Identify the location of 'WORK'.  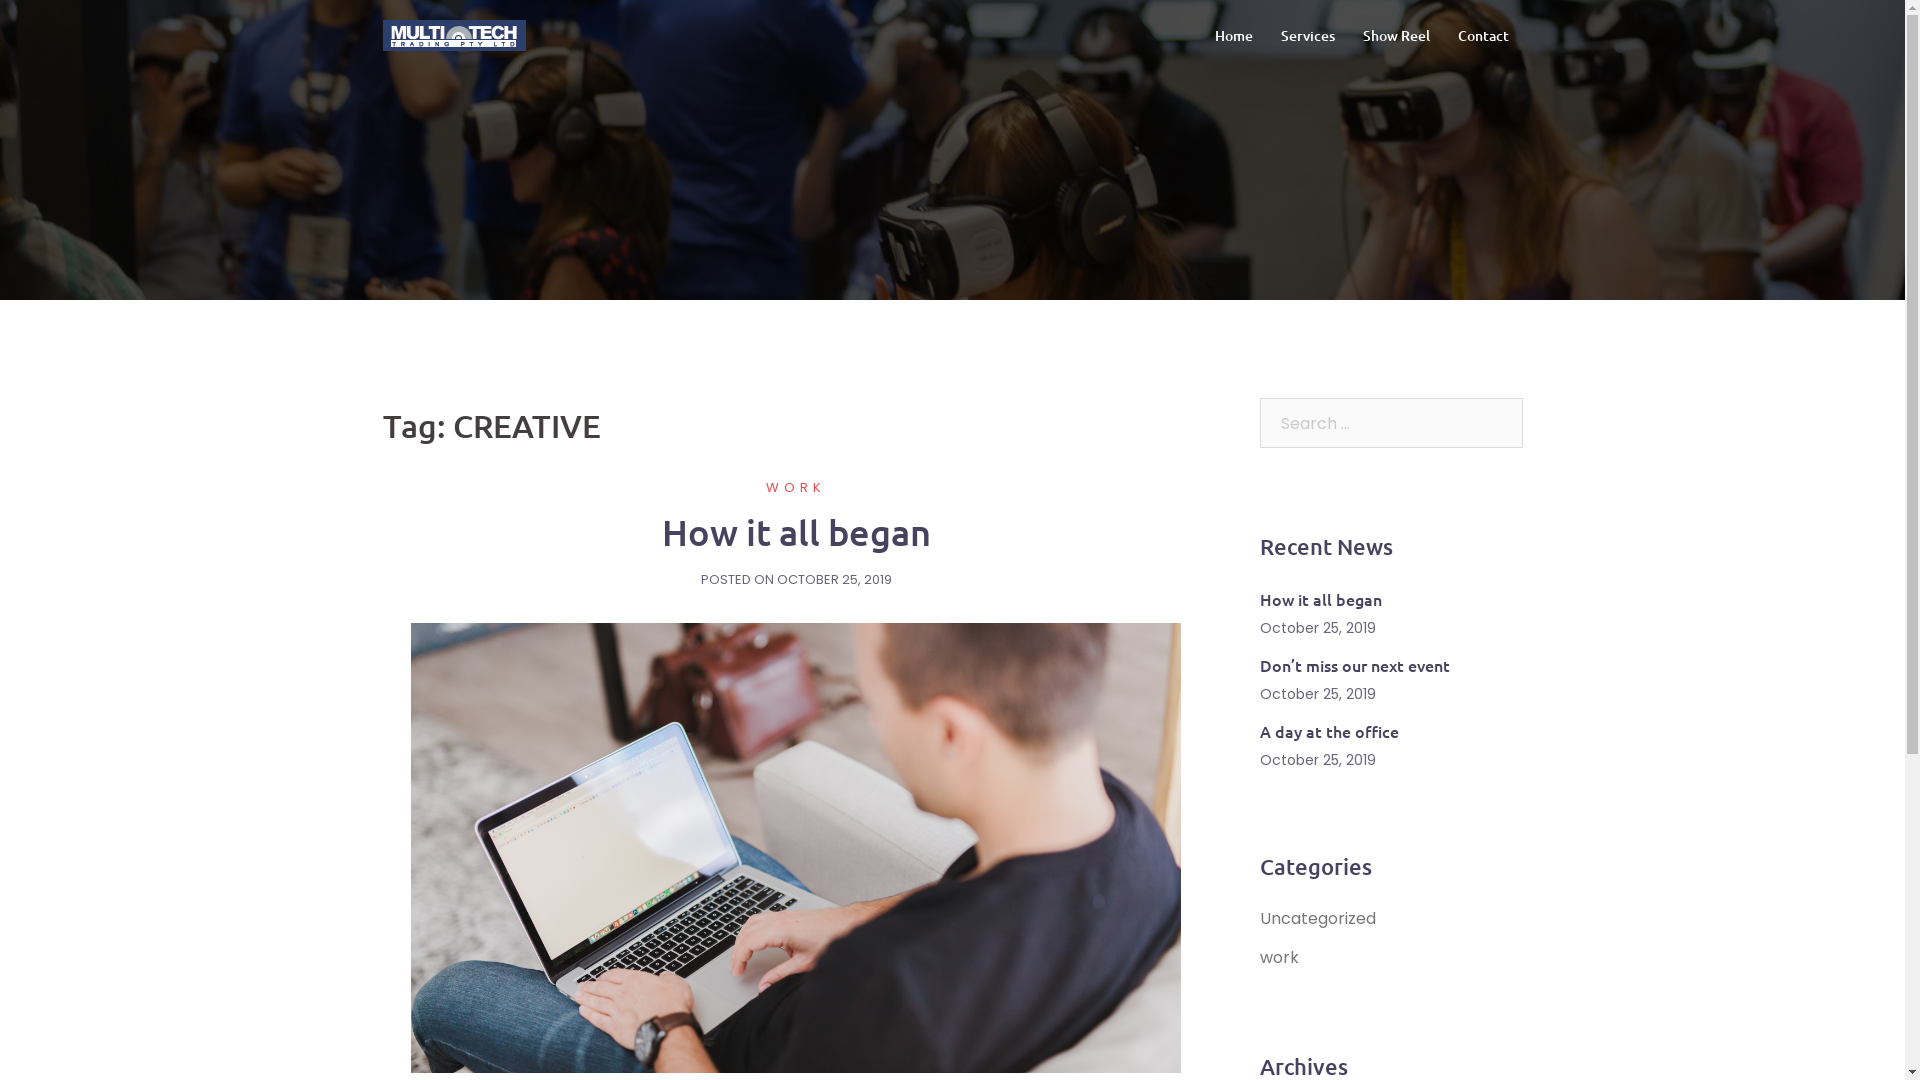
(795, 487).